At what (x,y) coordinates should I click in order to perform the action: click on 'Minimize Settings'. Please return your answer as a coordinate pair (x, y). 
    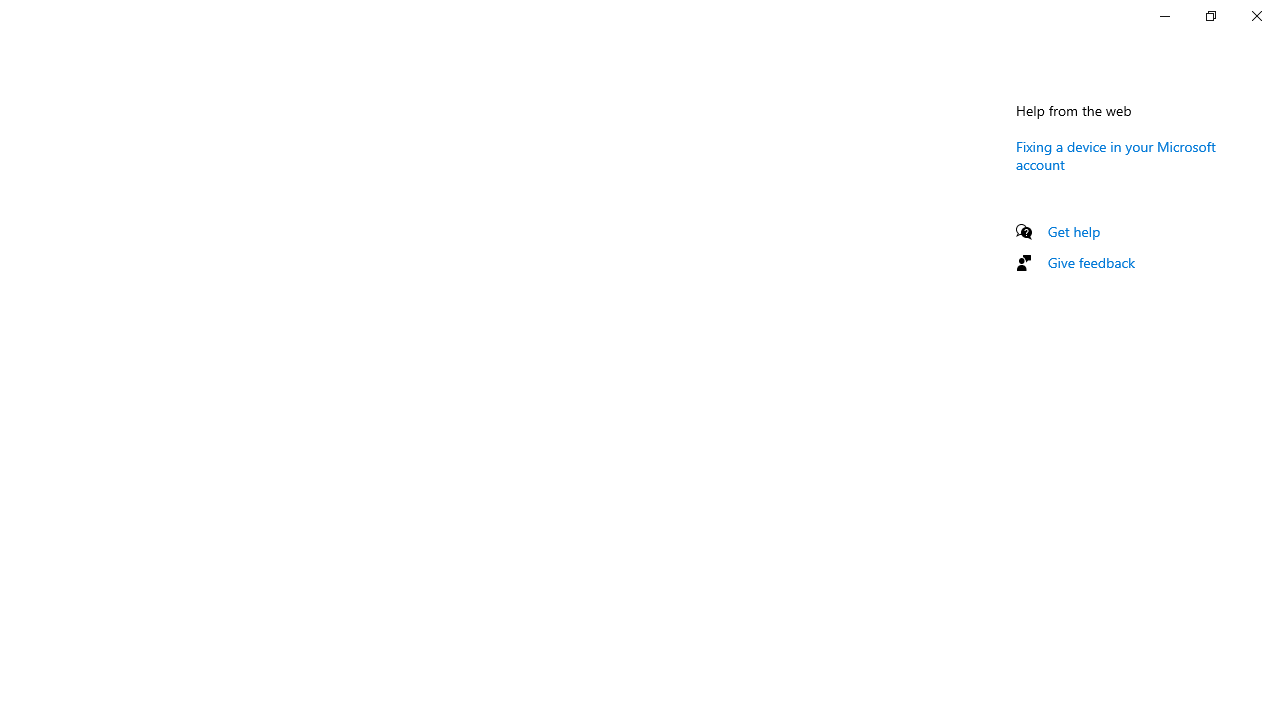
    Looking at the image, I should click on (1164, 15).